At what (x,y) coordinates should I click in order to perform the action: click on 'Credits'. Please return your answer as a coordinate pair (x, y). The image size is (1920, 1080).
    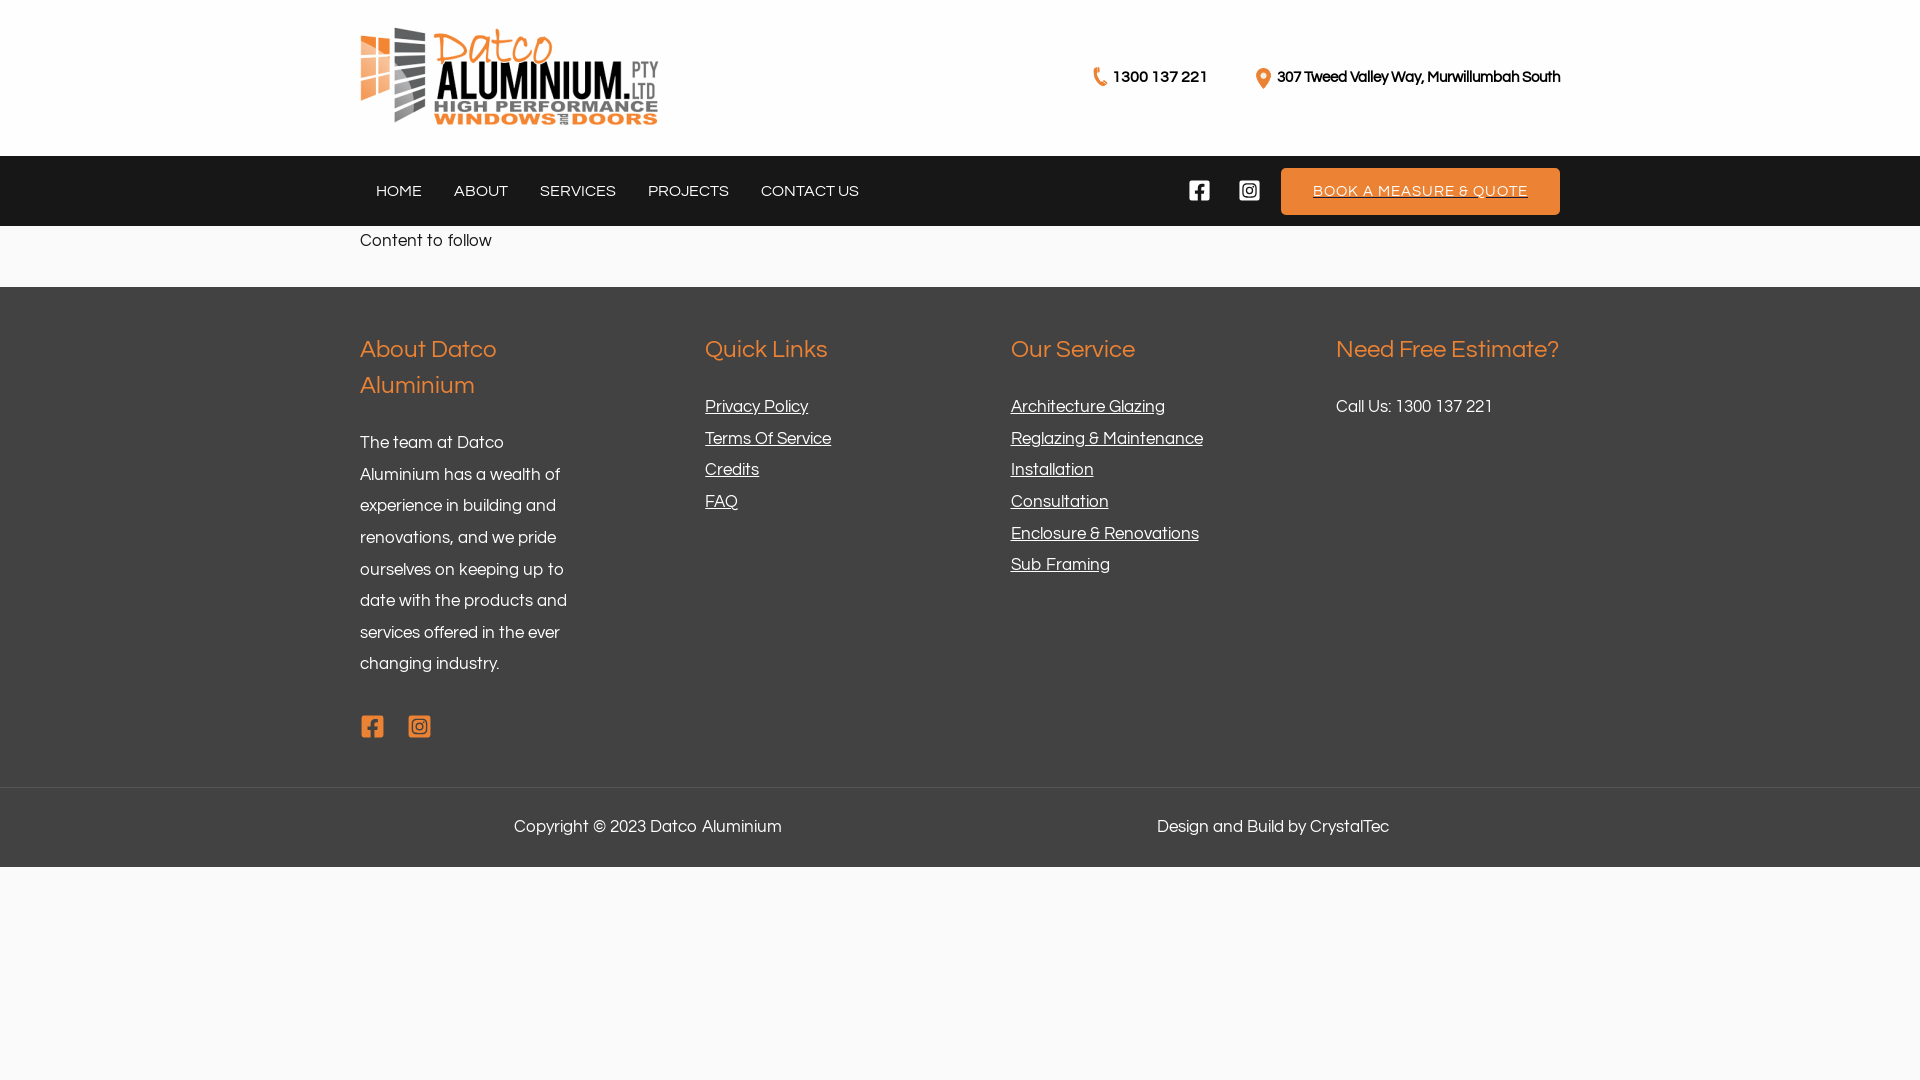
    Looking at the image, I should click on (730, 470).